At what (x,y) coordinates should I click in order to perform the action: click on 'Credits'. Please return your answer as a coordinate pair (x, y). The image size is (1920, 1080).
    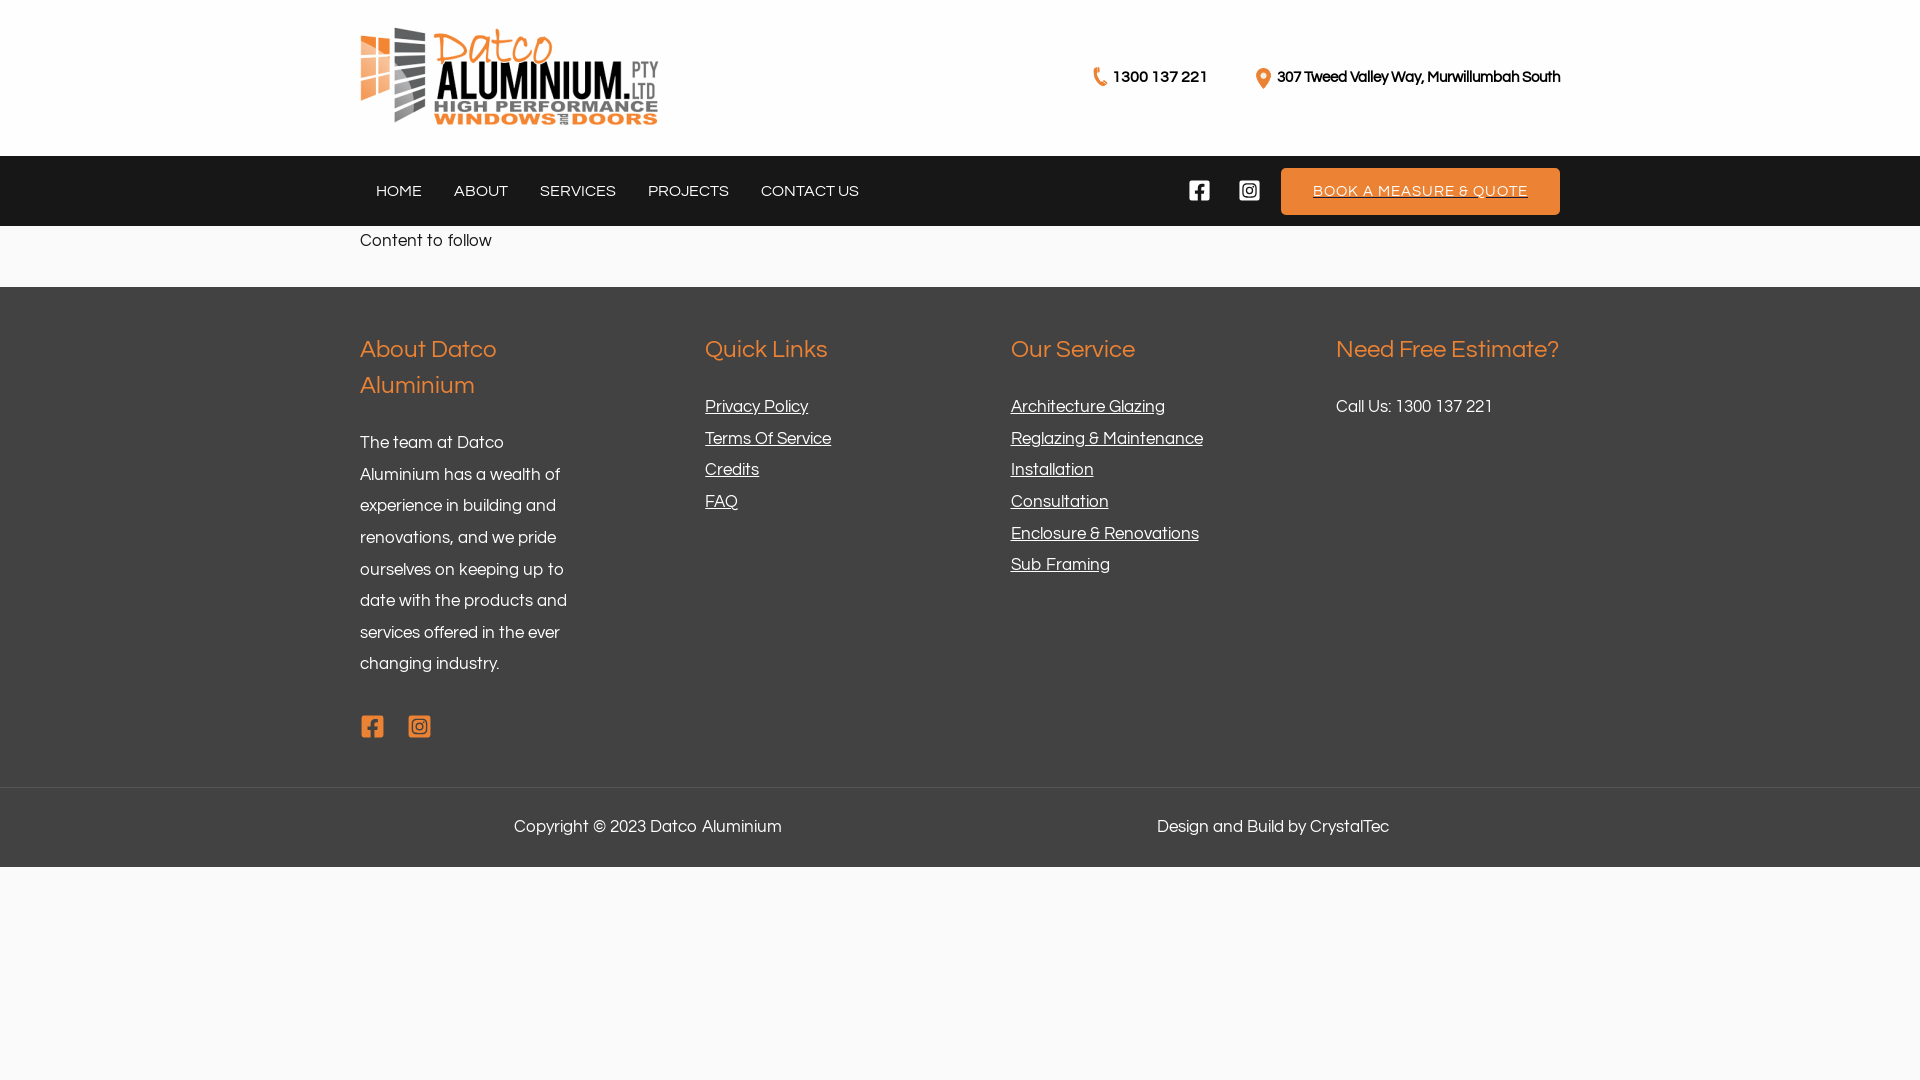
    Looking at the image, I should click on (730, 470).